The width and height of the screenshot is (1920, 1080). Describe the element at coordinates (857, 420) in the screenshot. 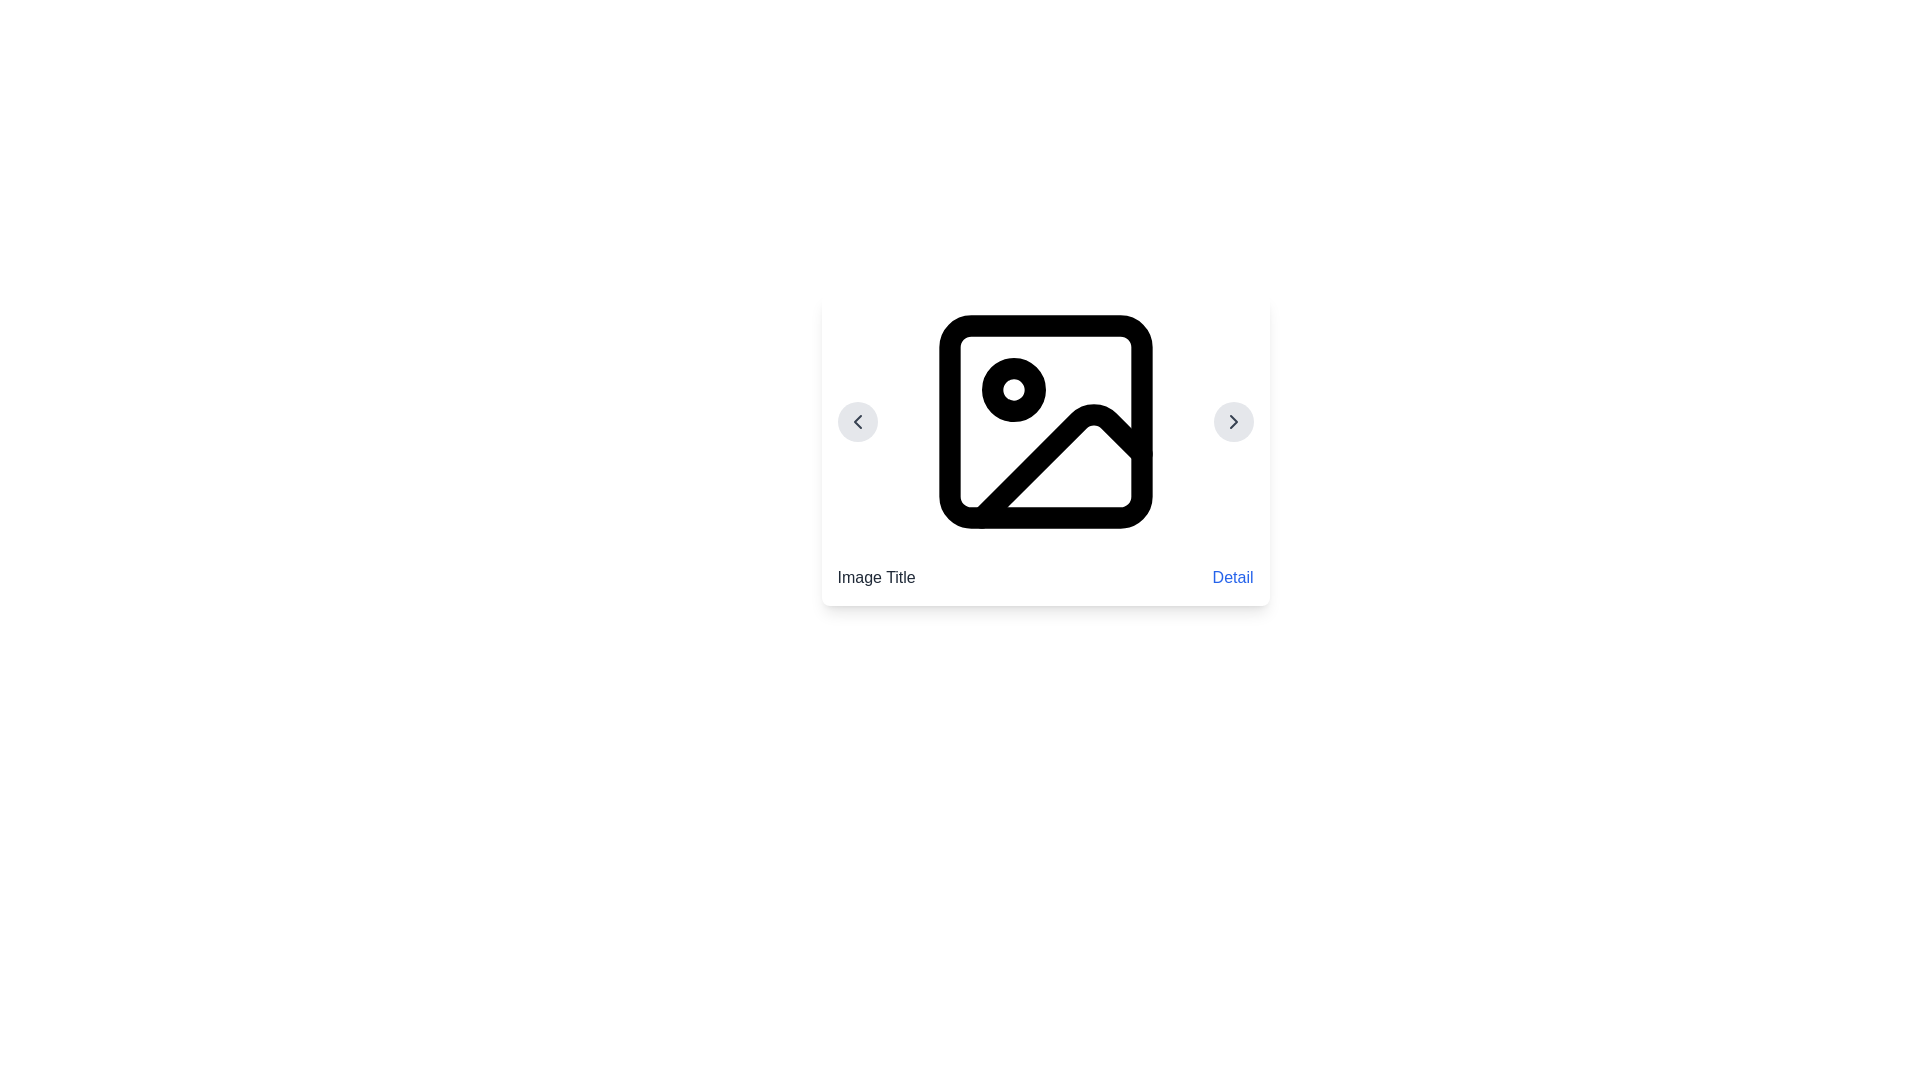

I see `the Chevron Icon on the left side of the image card` at that location.